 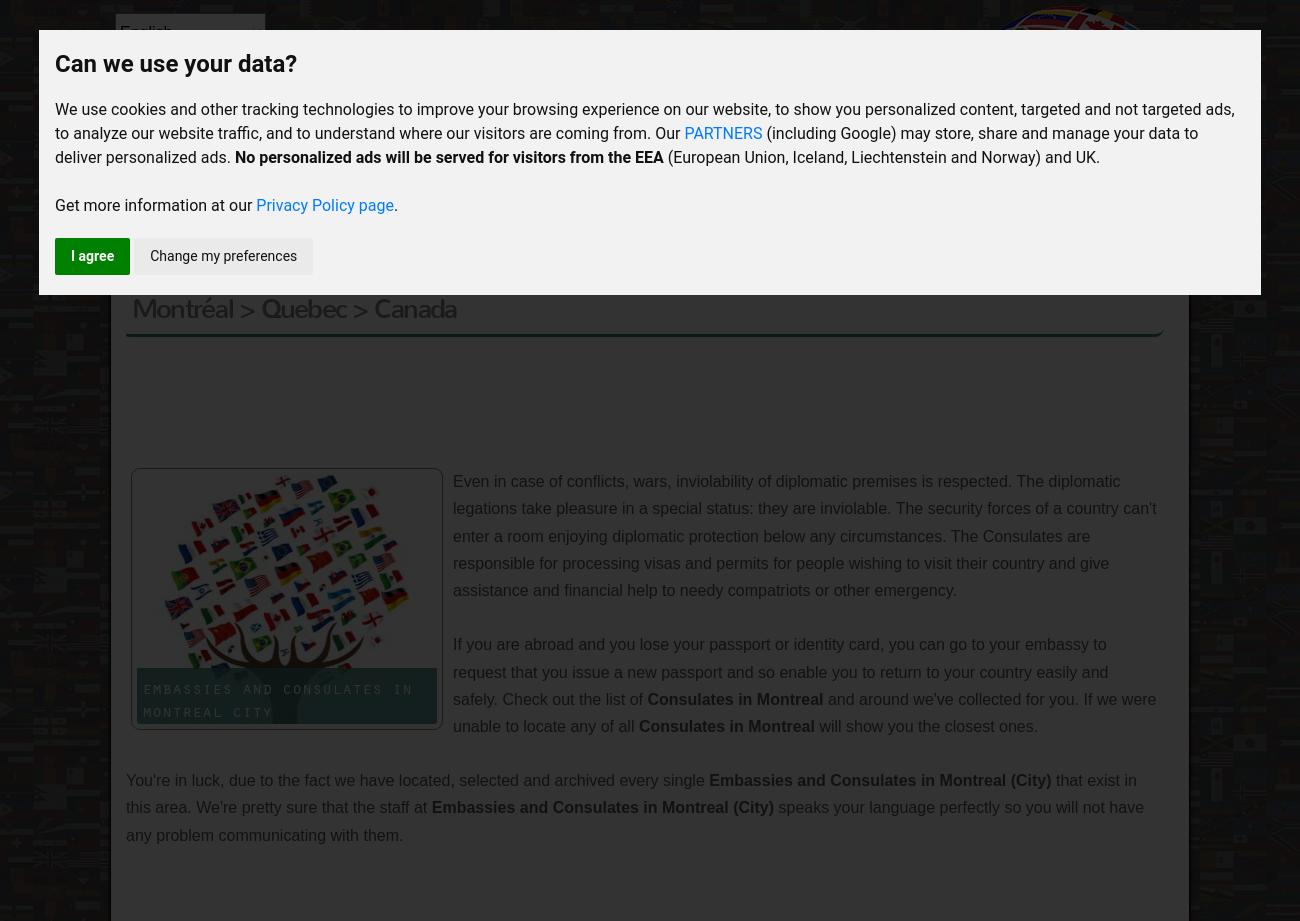 I want to click on 'We use cookies and other tracking technologies to improve your browsing experience on our website, to show you personalized content, targeted and not targeted ads, to analyze our website traffic, and to understand where our visitors are coming from. Our', so click(x=644, y=121).